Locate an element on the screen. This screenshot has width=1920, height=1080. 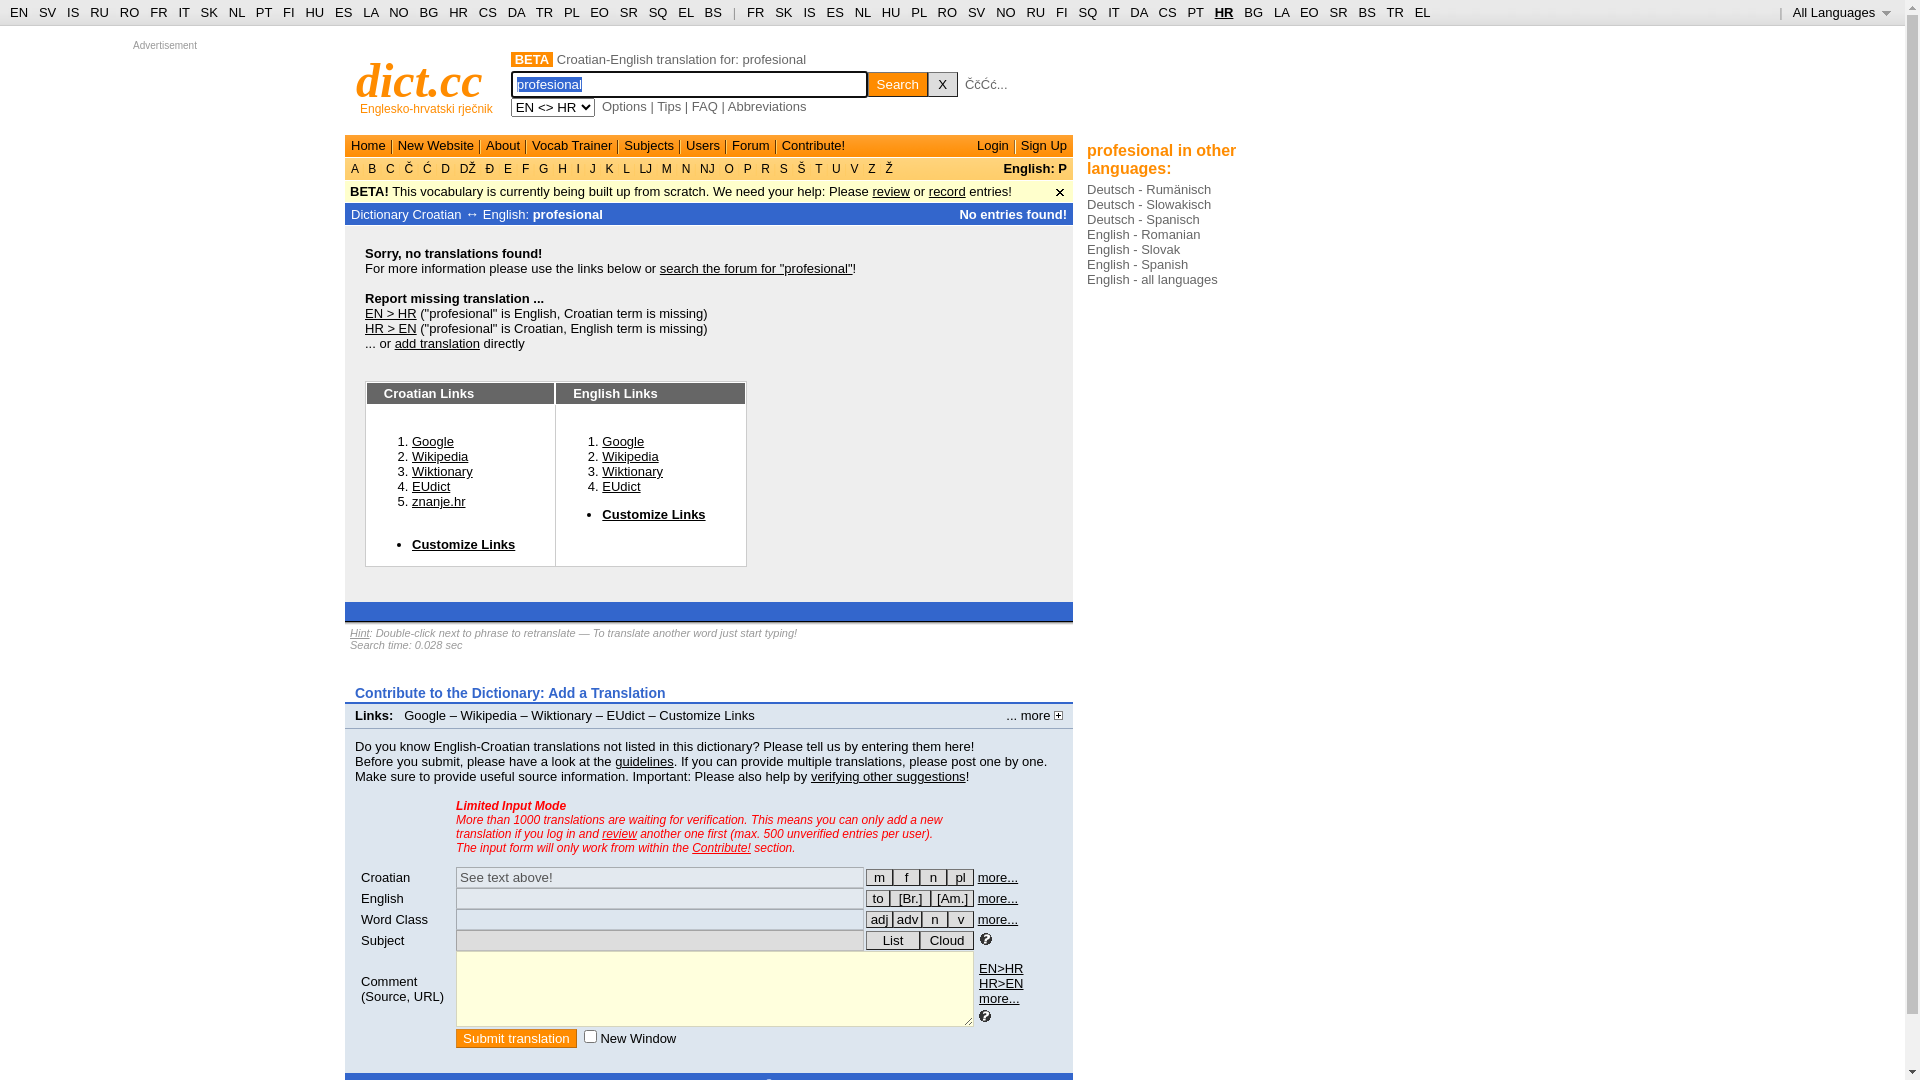
'M' is located at coordinates (667, 168).